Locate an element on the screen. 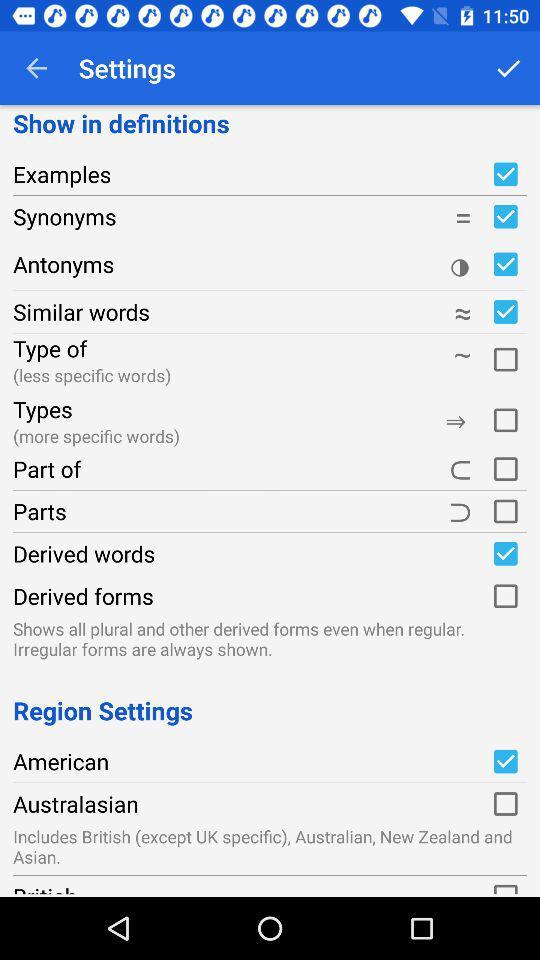 This screenshot has width=540, height=960. with this option on it shows words that are close in meaning to the word you are looking for is located at coordinates (504, 312).